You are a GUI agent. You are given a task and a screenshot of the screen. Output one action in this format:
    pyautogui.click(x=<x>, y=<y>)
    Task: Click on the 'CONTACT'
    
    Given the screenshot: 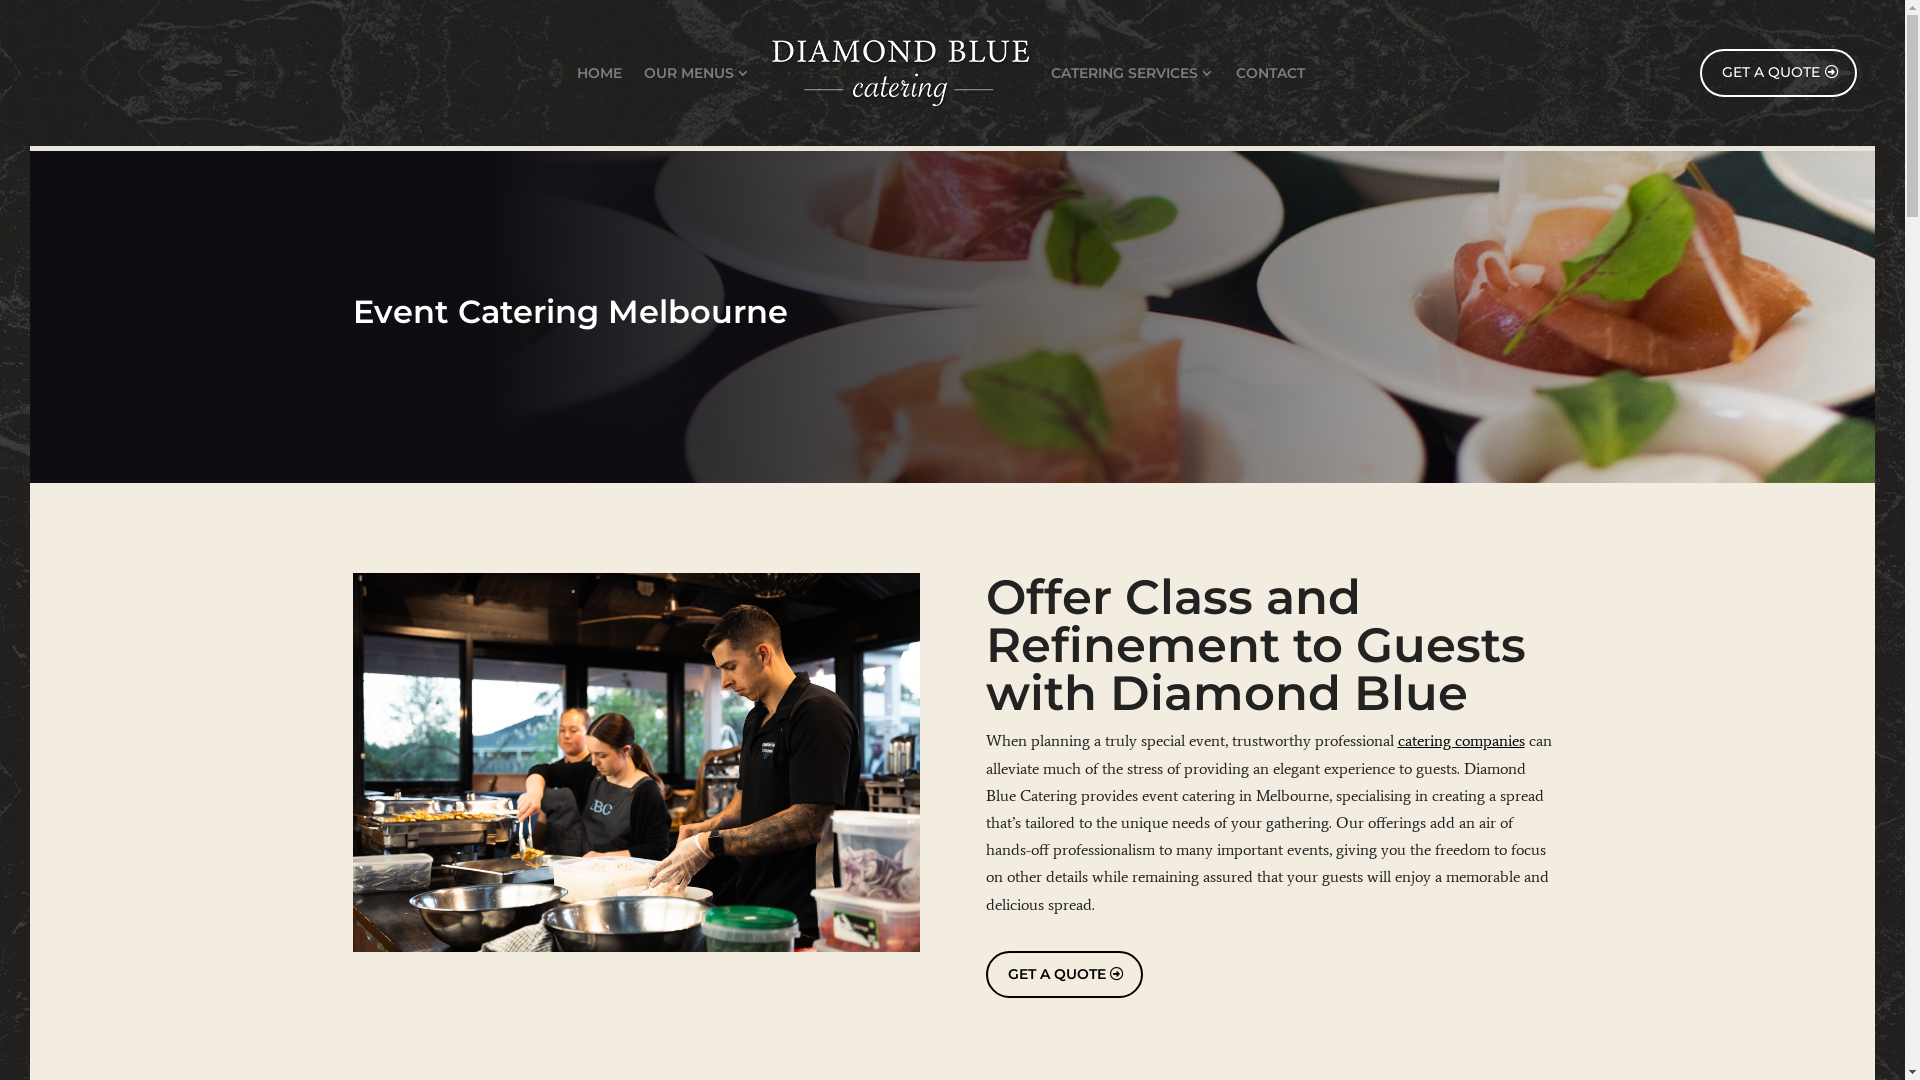 What is the action you would take?
    pyautogui.click(x=1269, y=72)
    